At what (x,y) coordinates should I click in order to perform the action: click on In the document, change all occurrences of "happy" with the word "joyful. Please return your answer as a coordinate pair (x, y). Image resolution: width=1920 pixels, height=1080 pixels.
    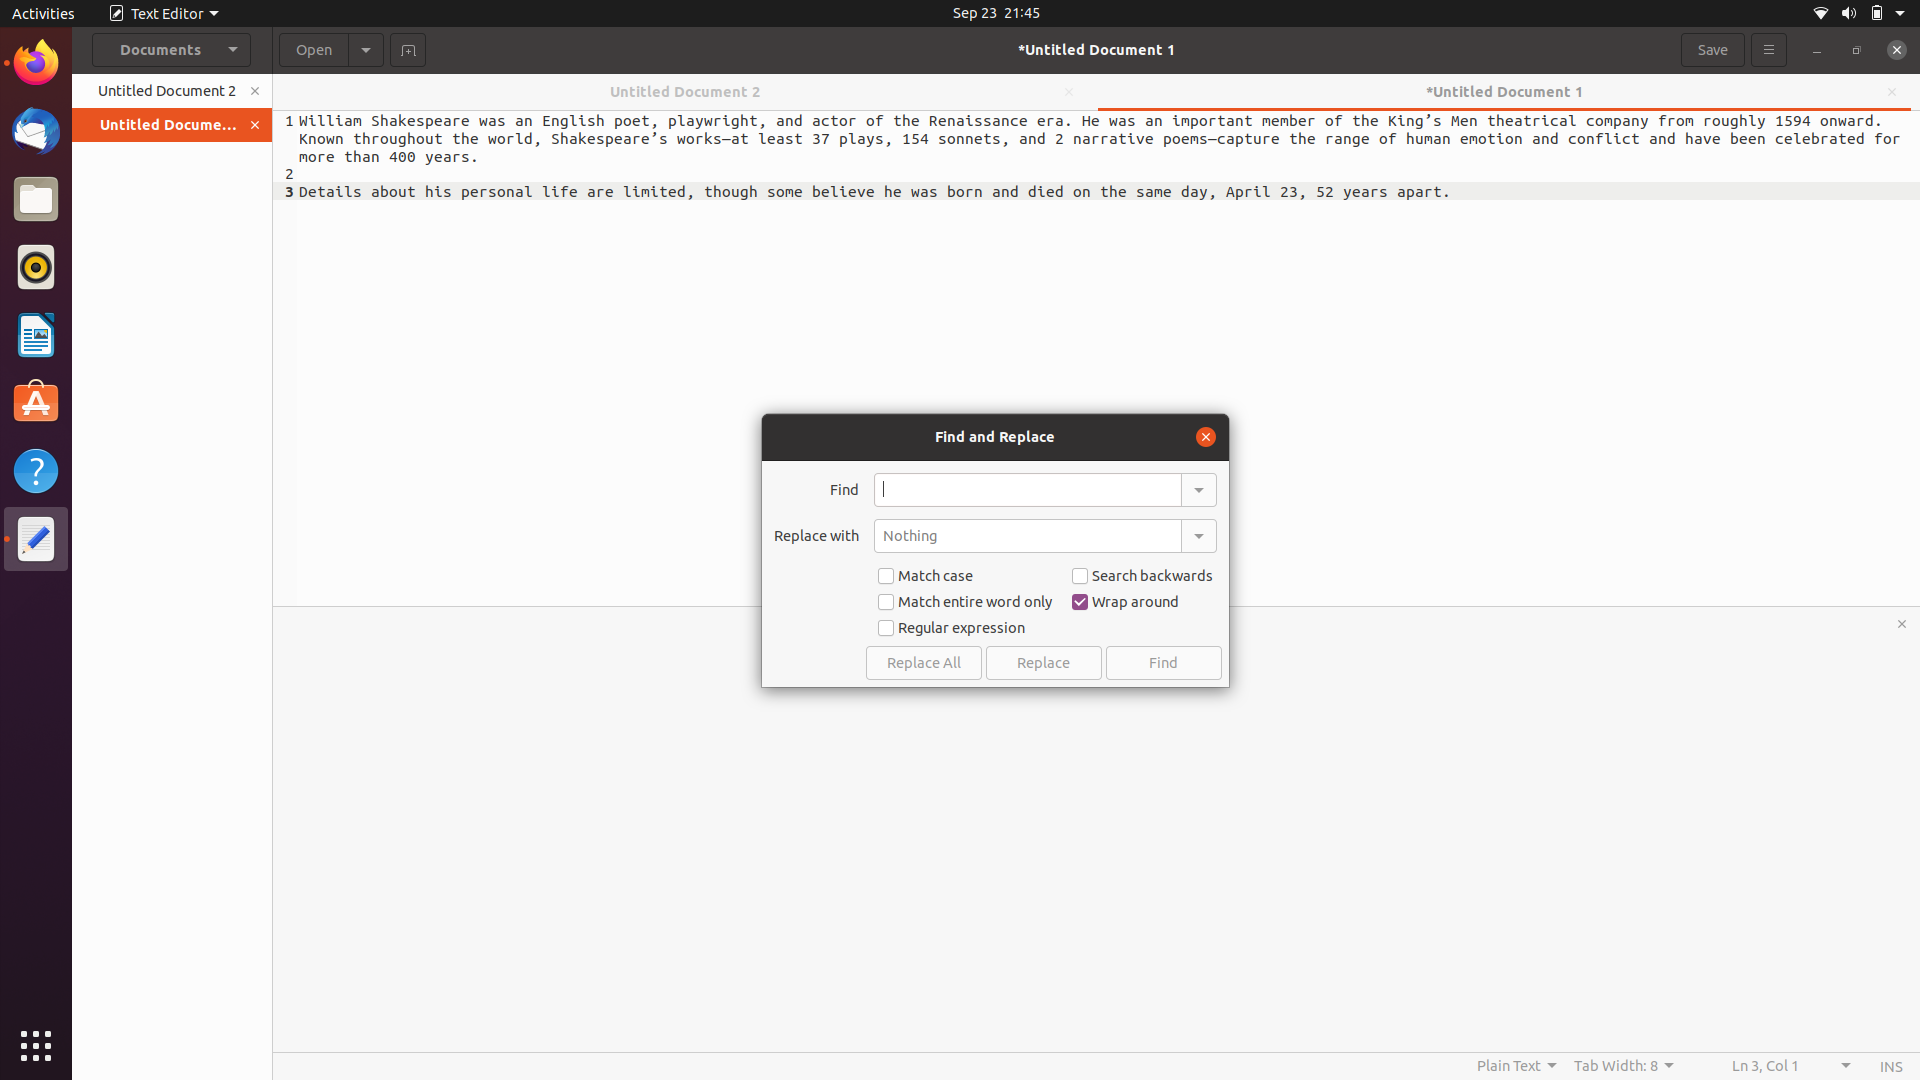
    Looking at the image, I should click on (1027, 489).